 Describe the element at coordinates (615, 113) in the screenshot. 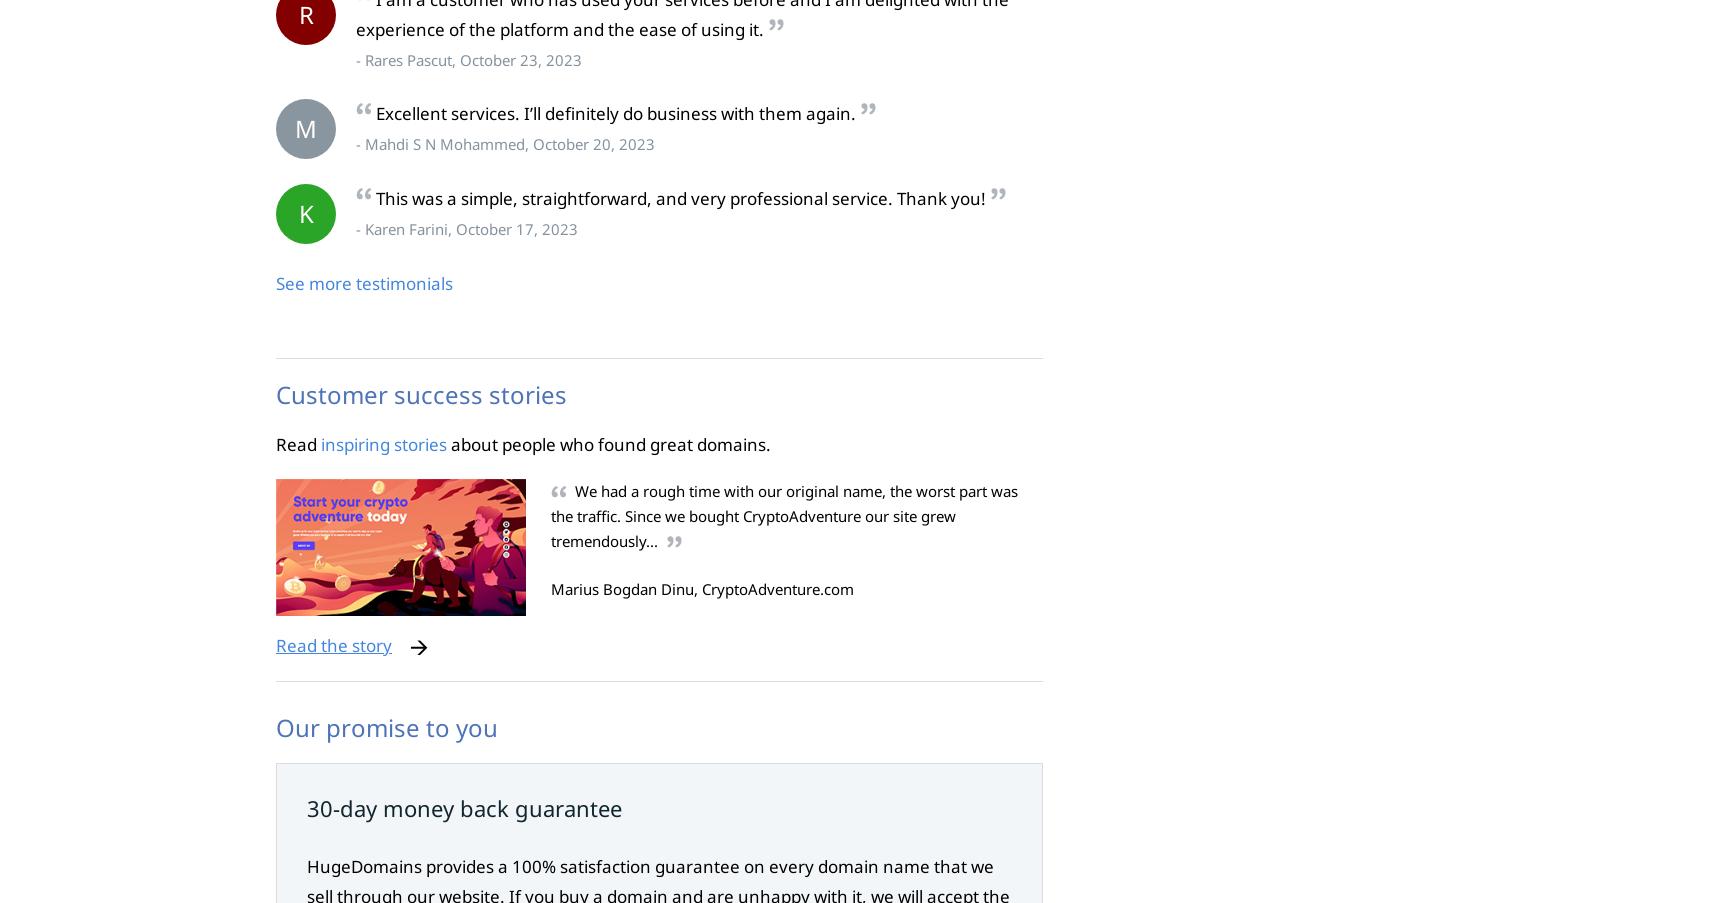

I see `'Excellent services. I’ll definitely do business with them again.'` at that location.